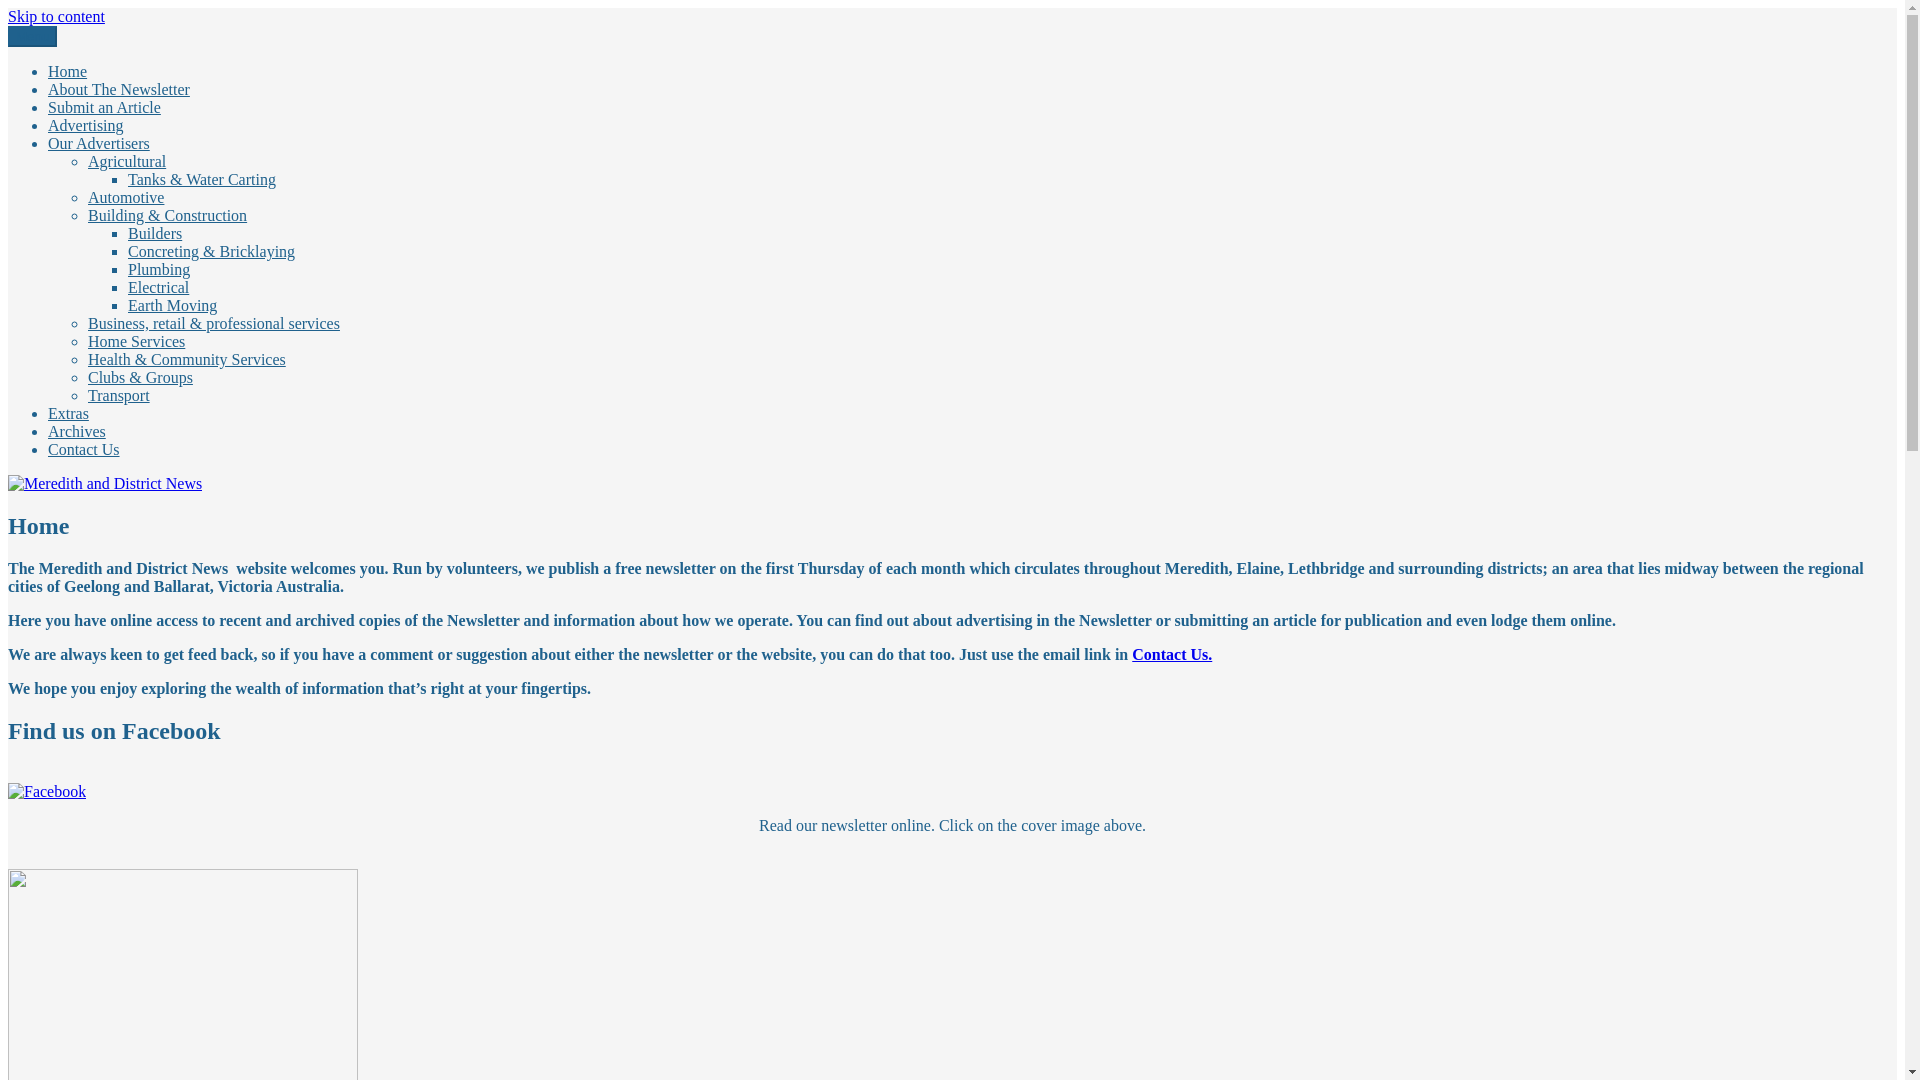 The width and height of the screenshot is (1920, 1080). I want to click on 'Our Advertisers', so click(48, 142).